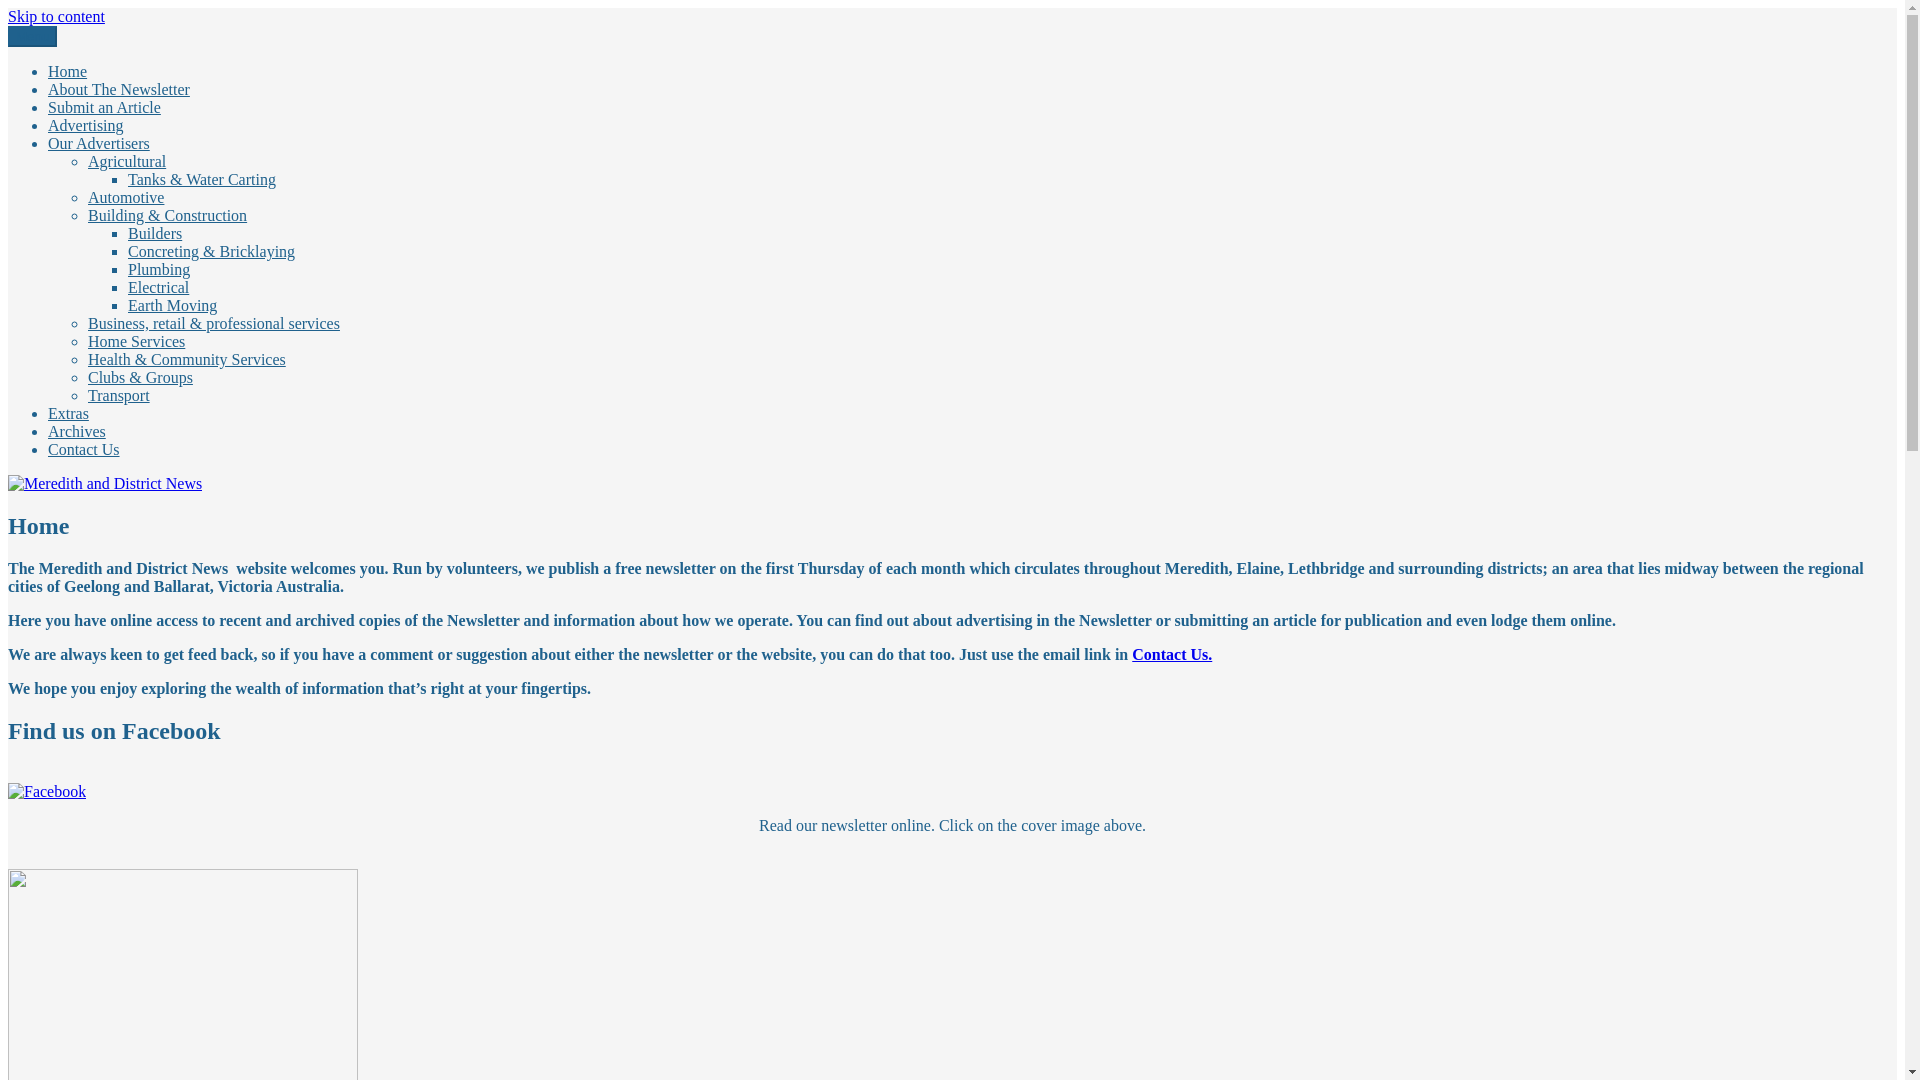 The width and height of the screenshot is (1920, 1080). I want to click on 'Our Advertisers', so click(48, 142).